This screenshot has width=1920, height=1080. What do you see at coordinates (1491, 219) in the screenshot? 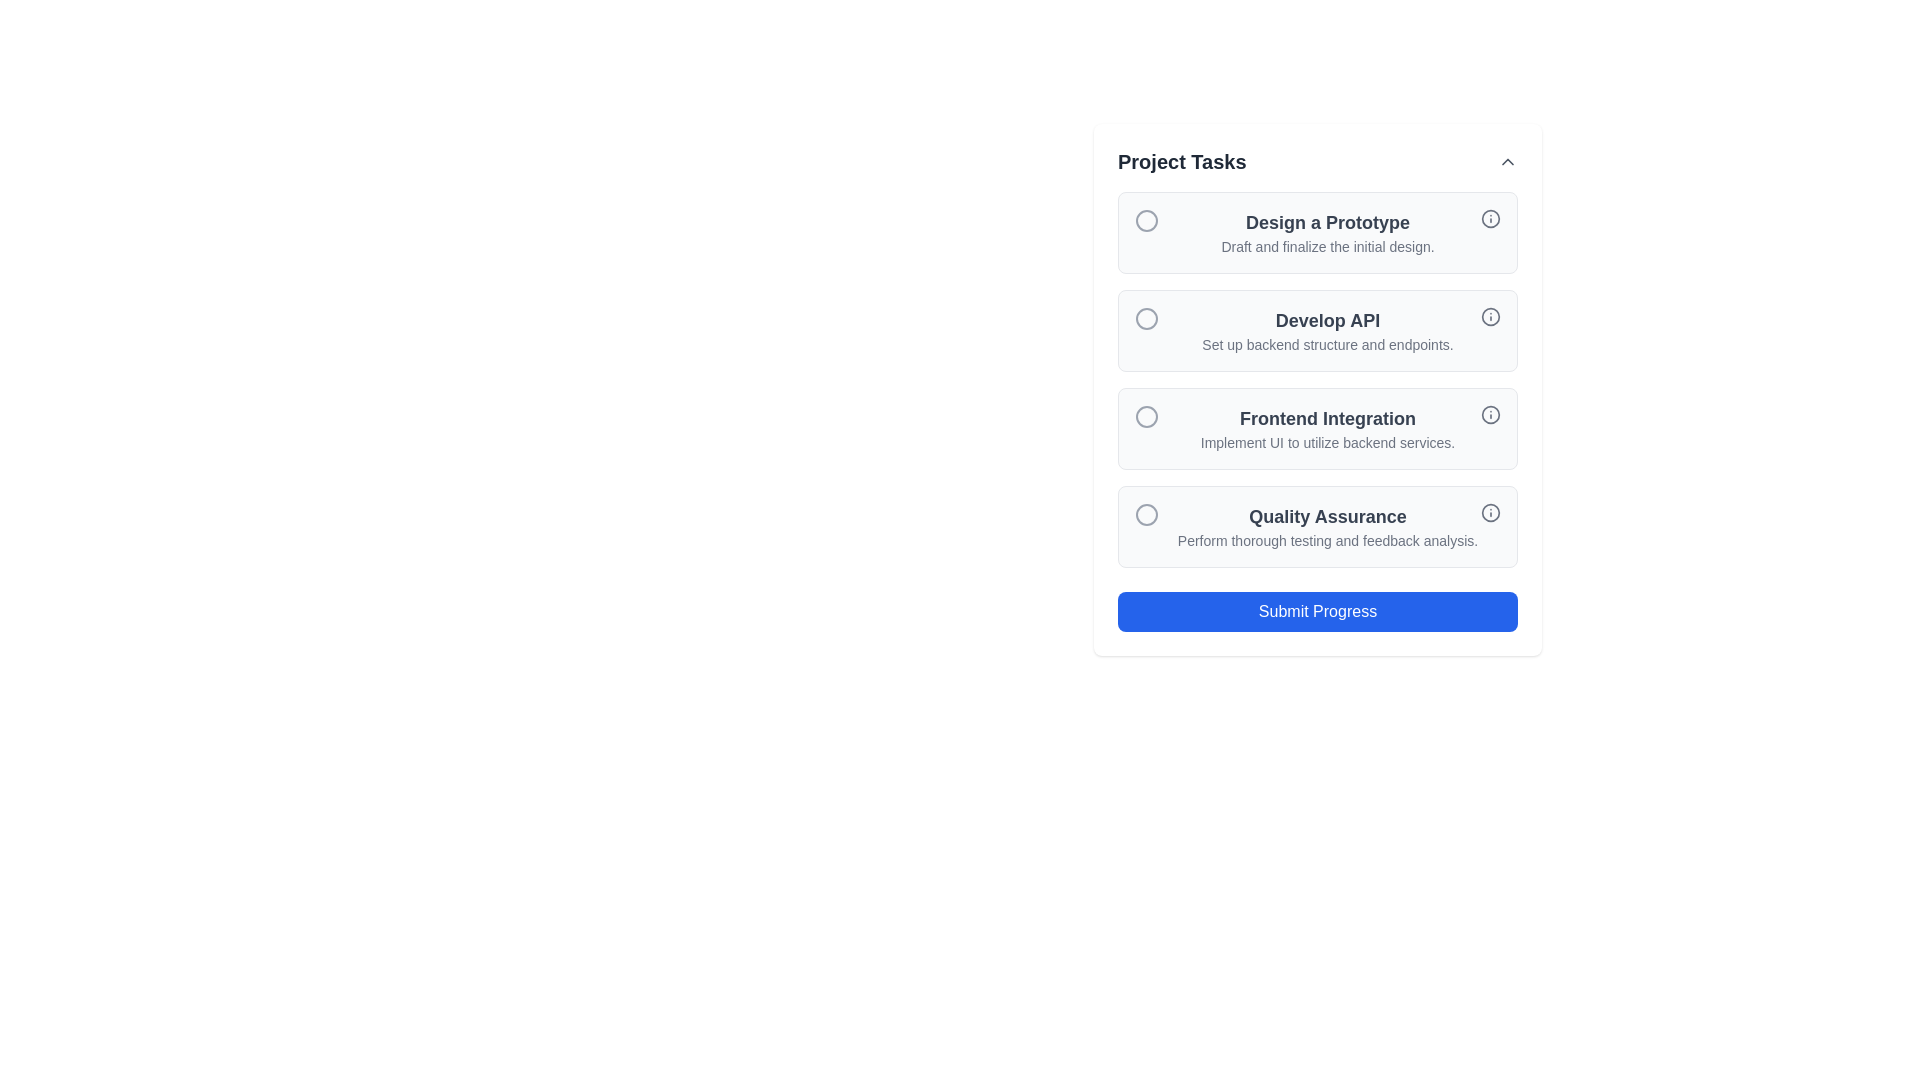
I see `the circular grey icon with an 'i' located to the right of the 'Design a Prototype' text` at bounding box center [1491, 219].